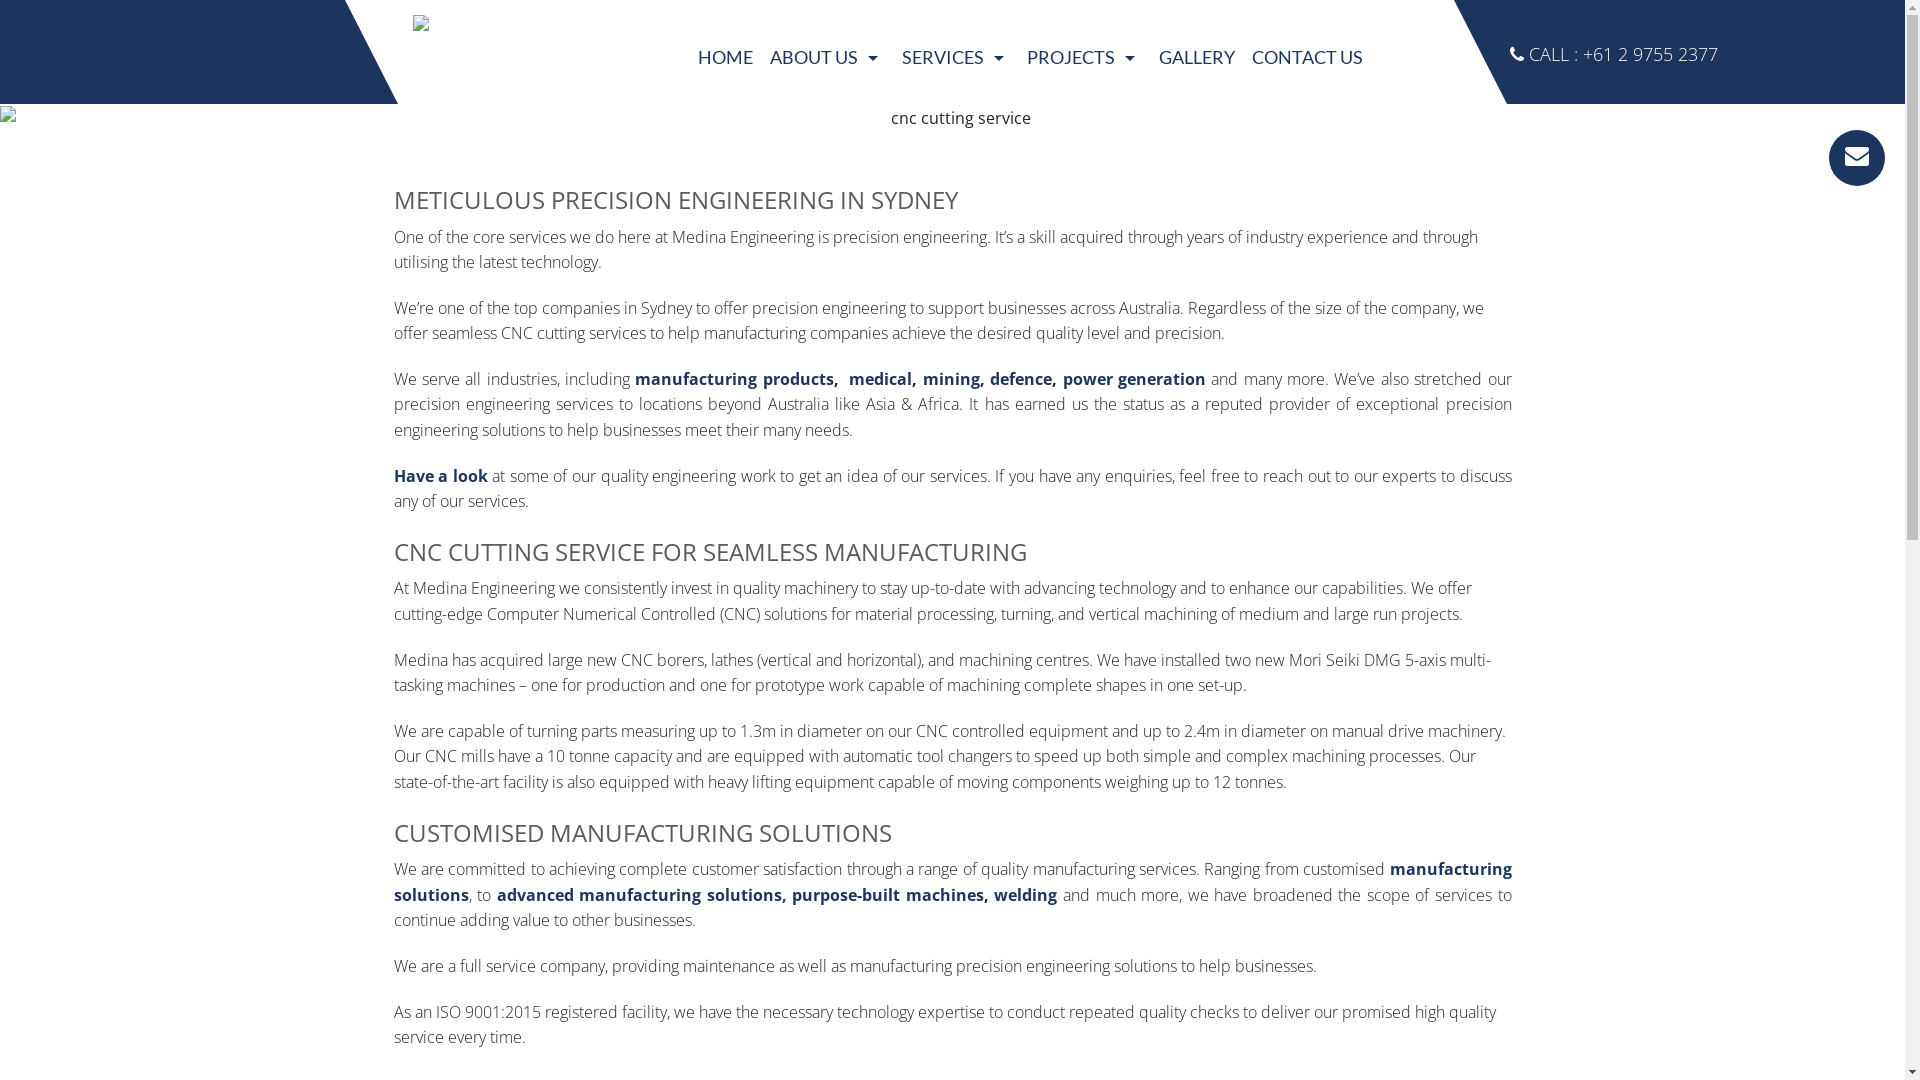  Describe the element at coordinates (891, 252) in the screenshot. I see `'PURPOSE BUILT MACHINERY'` at that location.